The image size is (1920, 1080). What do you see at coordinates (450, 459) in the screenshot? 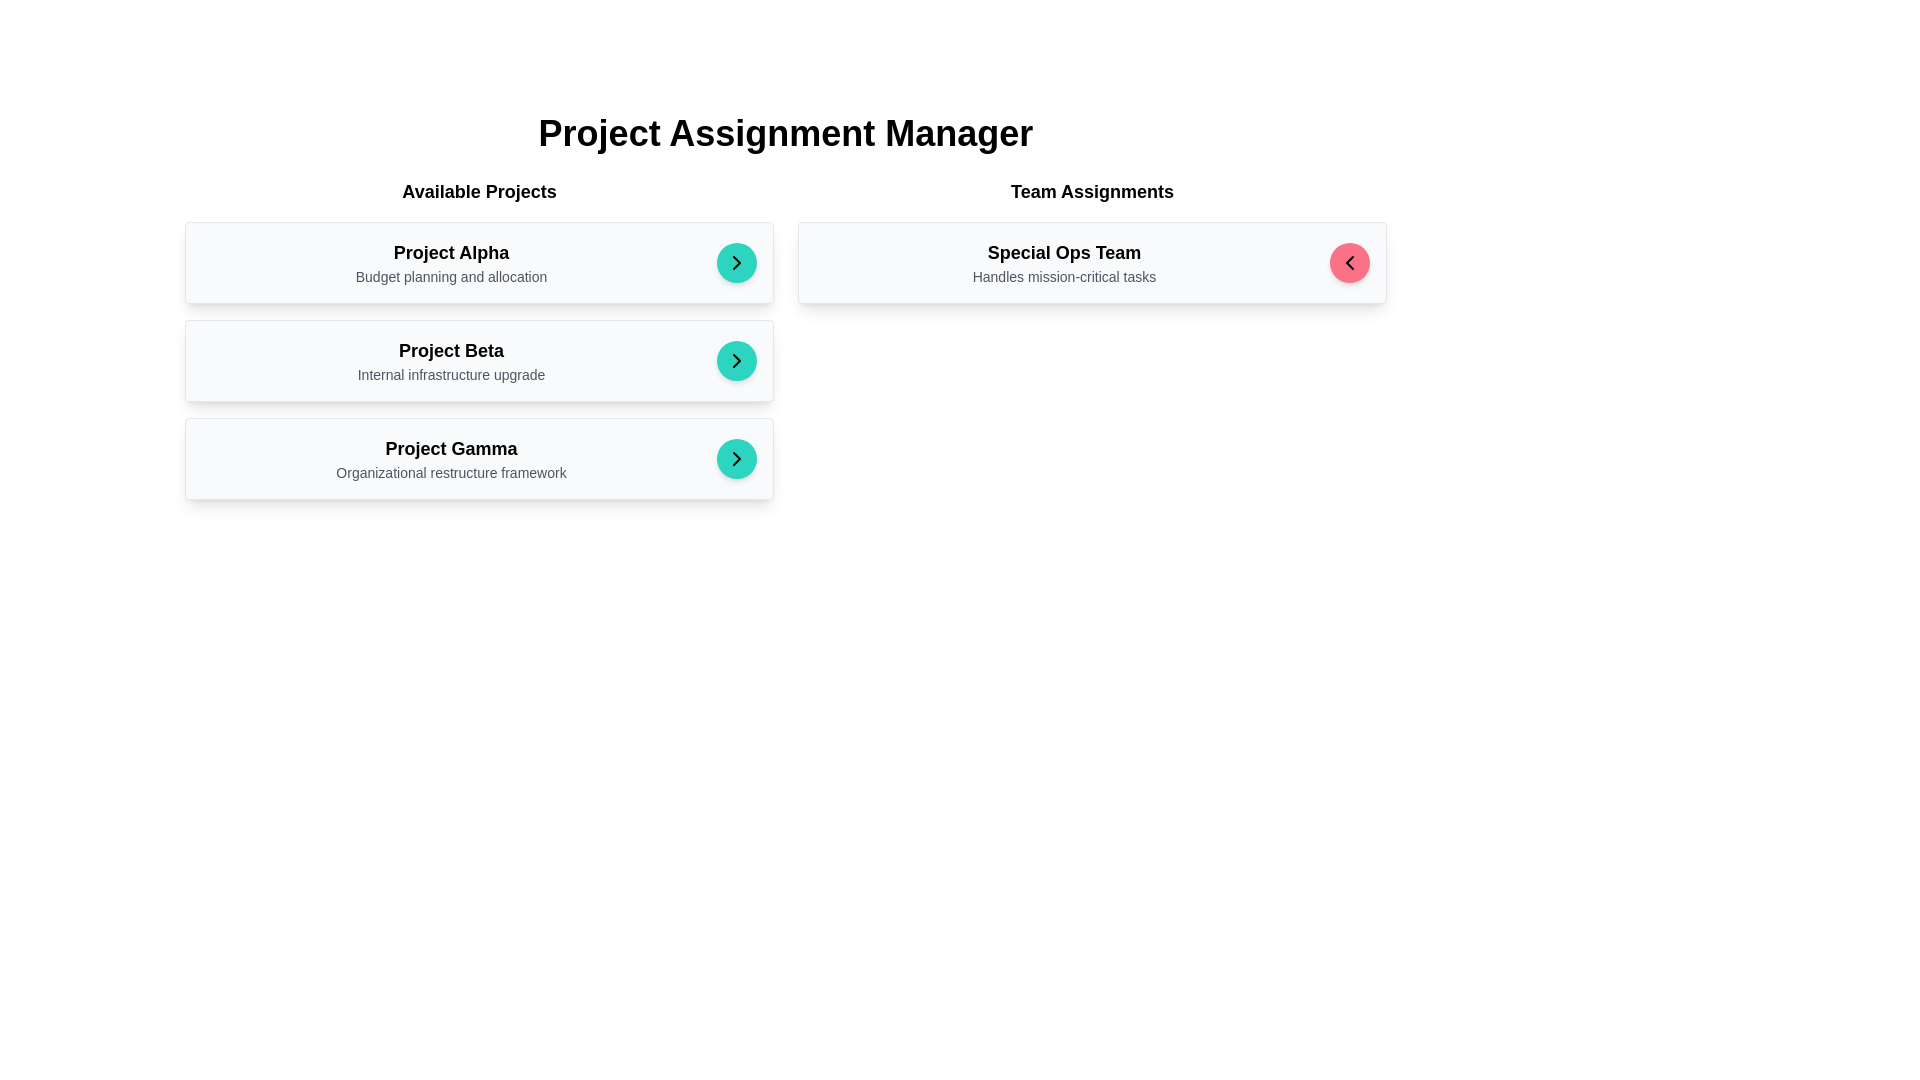
I see `the static text element displaying the title and description of 'Project Gamma', located as the third card in the left-hand column of the 'Available Projects' section` at bounding box center [450, 459].